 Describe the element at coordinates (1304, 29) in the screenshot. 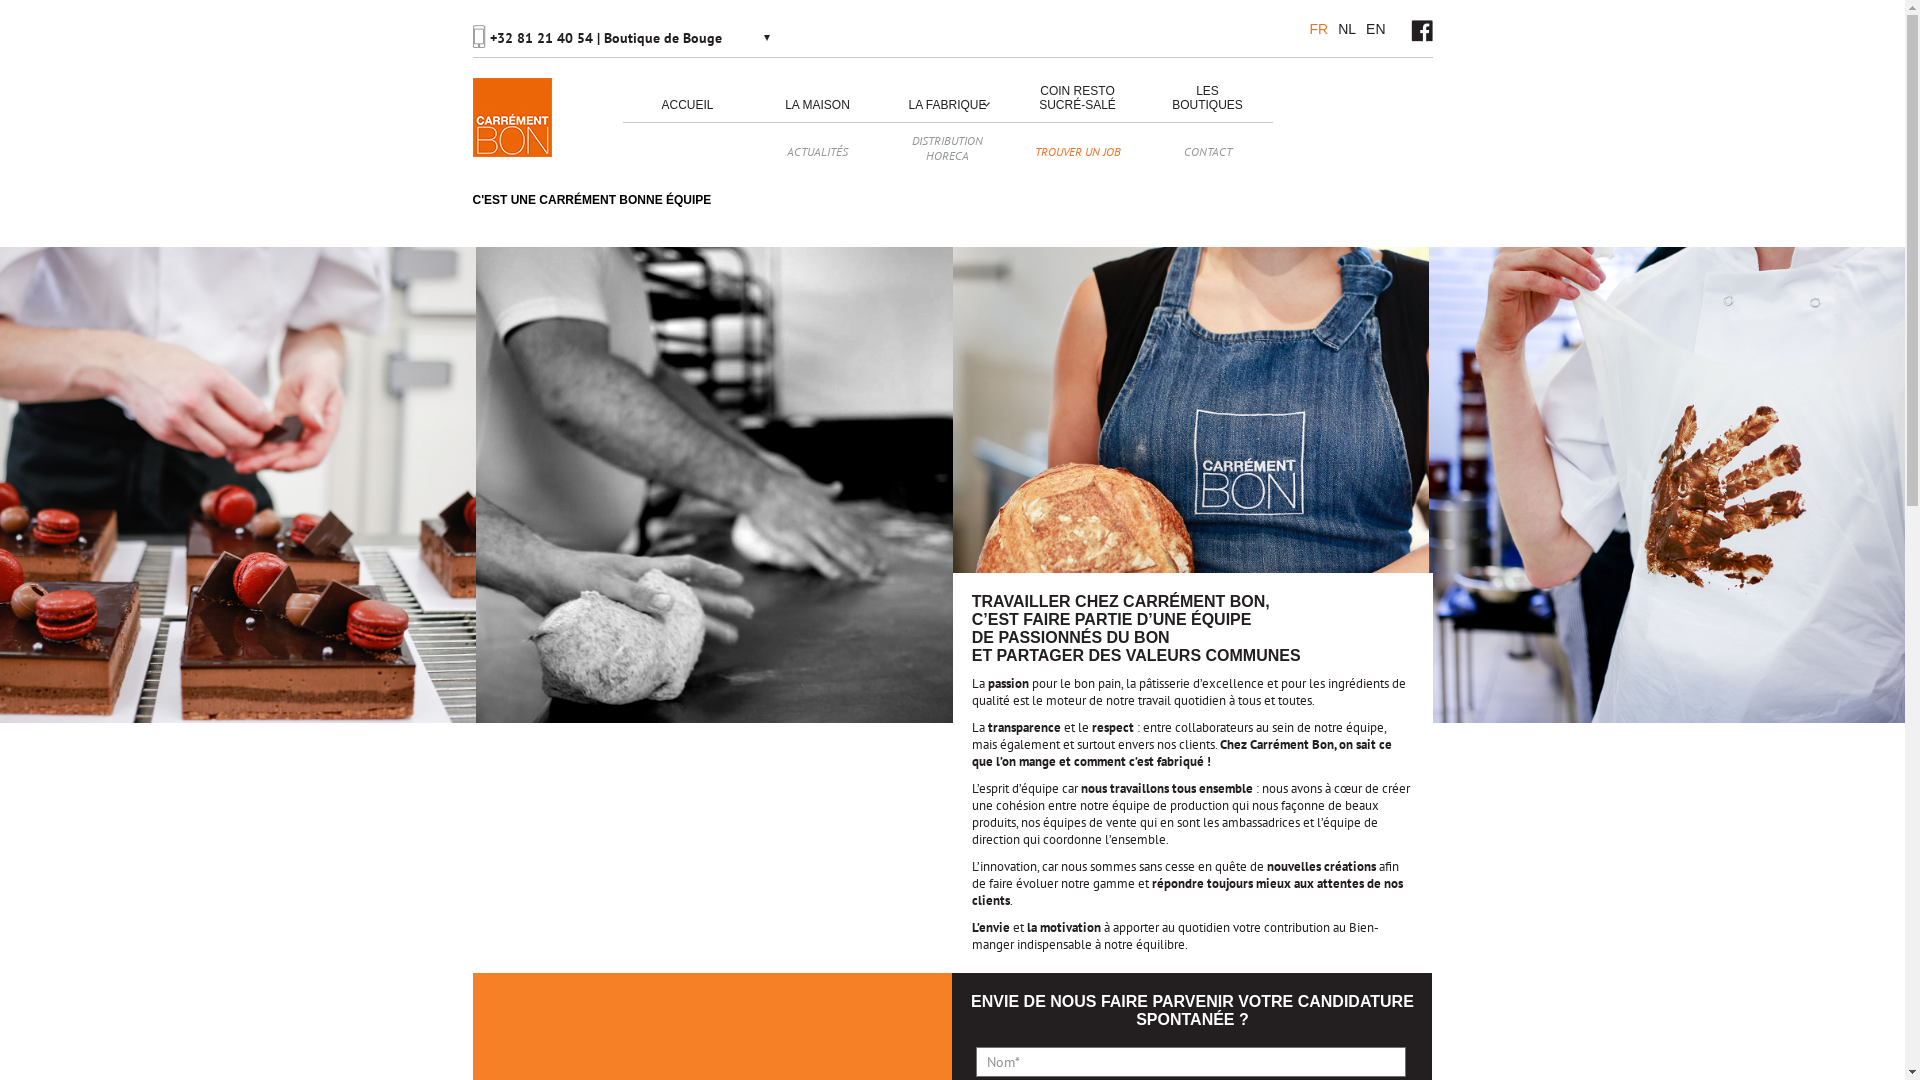

I see `'FR'` at that location.